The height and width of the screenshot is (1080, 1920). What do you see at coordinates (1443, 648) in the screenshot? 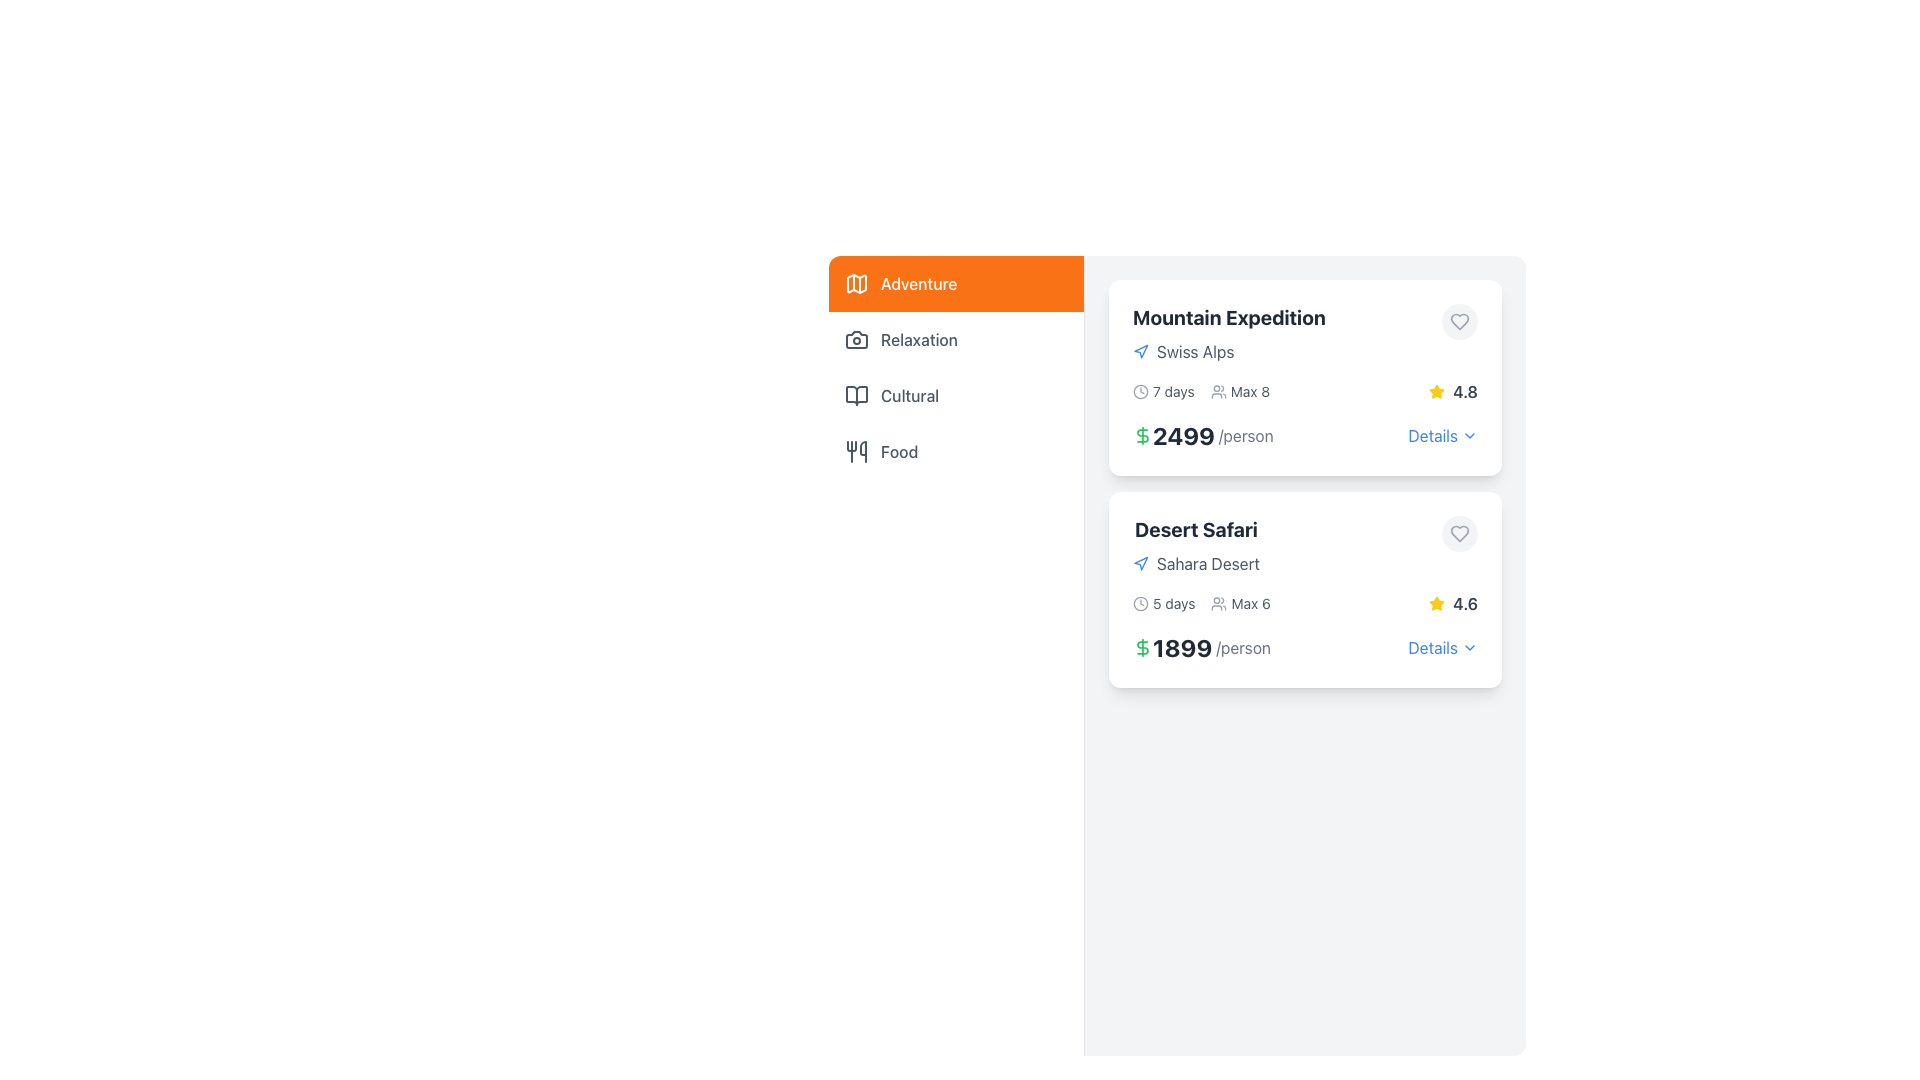
I see `the Text Button with Icon located at the bottom-right of the 'Desert Safari' card, which displays the price '$1899 /person' and is aligned with the rating of 4.6` at bounding box center [1443, 648].